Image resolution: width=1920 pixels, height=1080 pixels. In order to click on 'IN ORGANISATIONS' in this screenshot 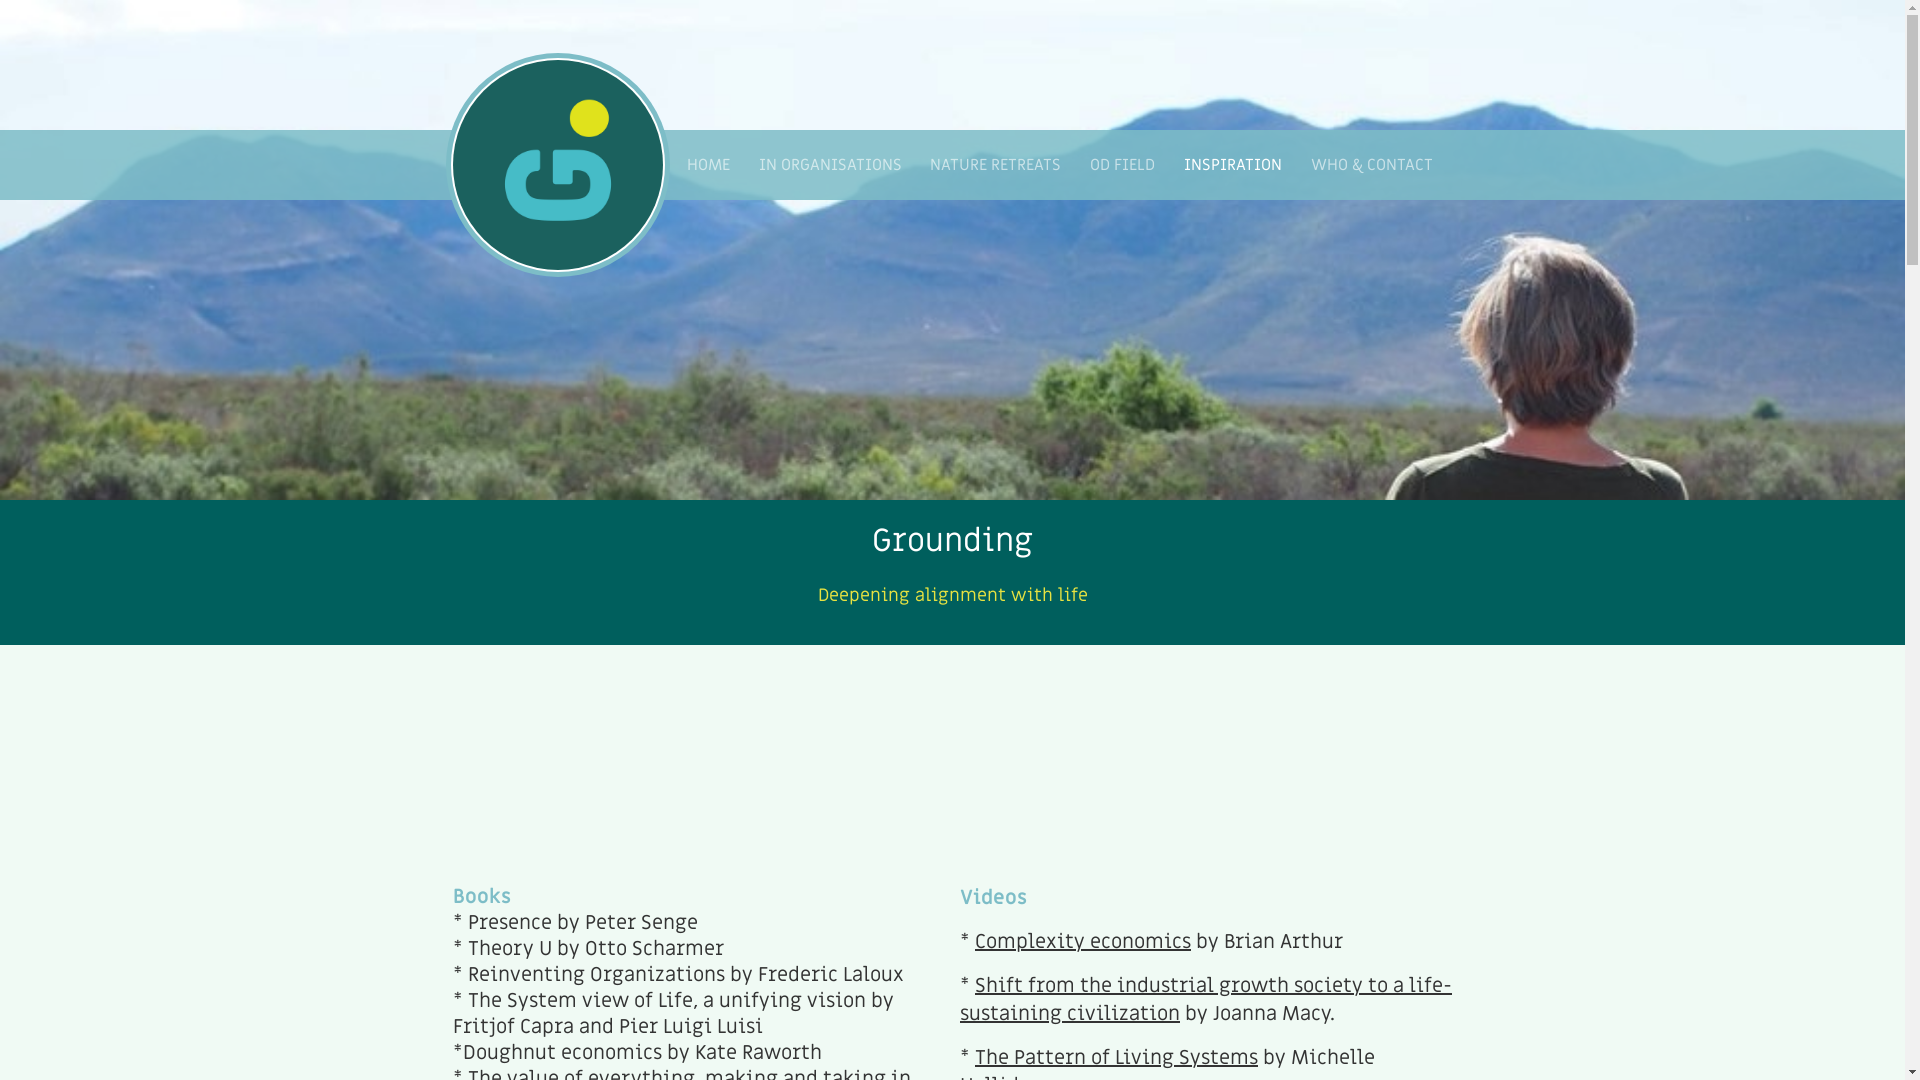, I will do `click(830, 164)`.